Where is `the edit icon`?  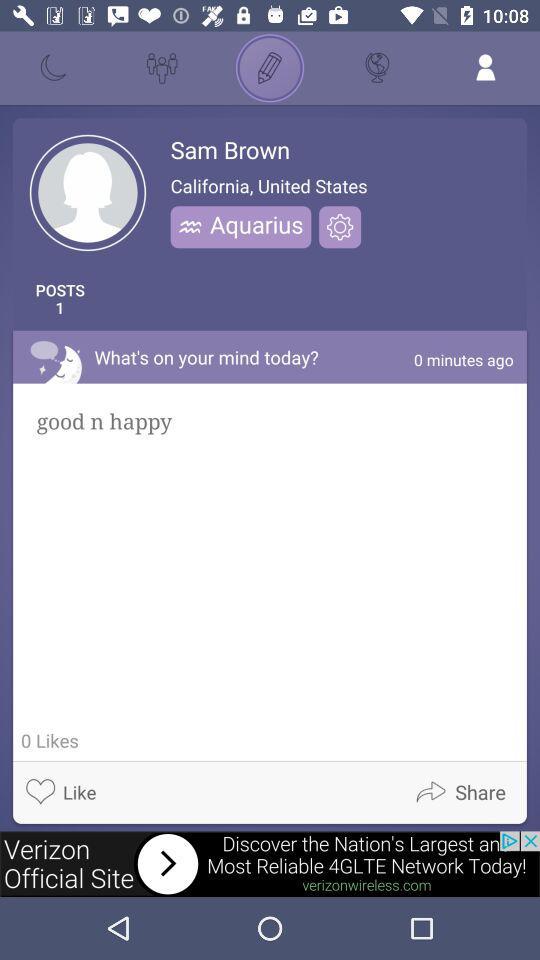
the edit icon is located at coordinates (270, 68).